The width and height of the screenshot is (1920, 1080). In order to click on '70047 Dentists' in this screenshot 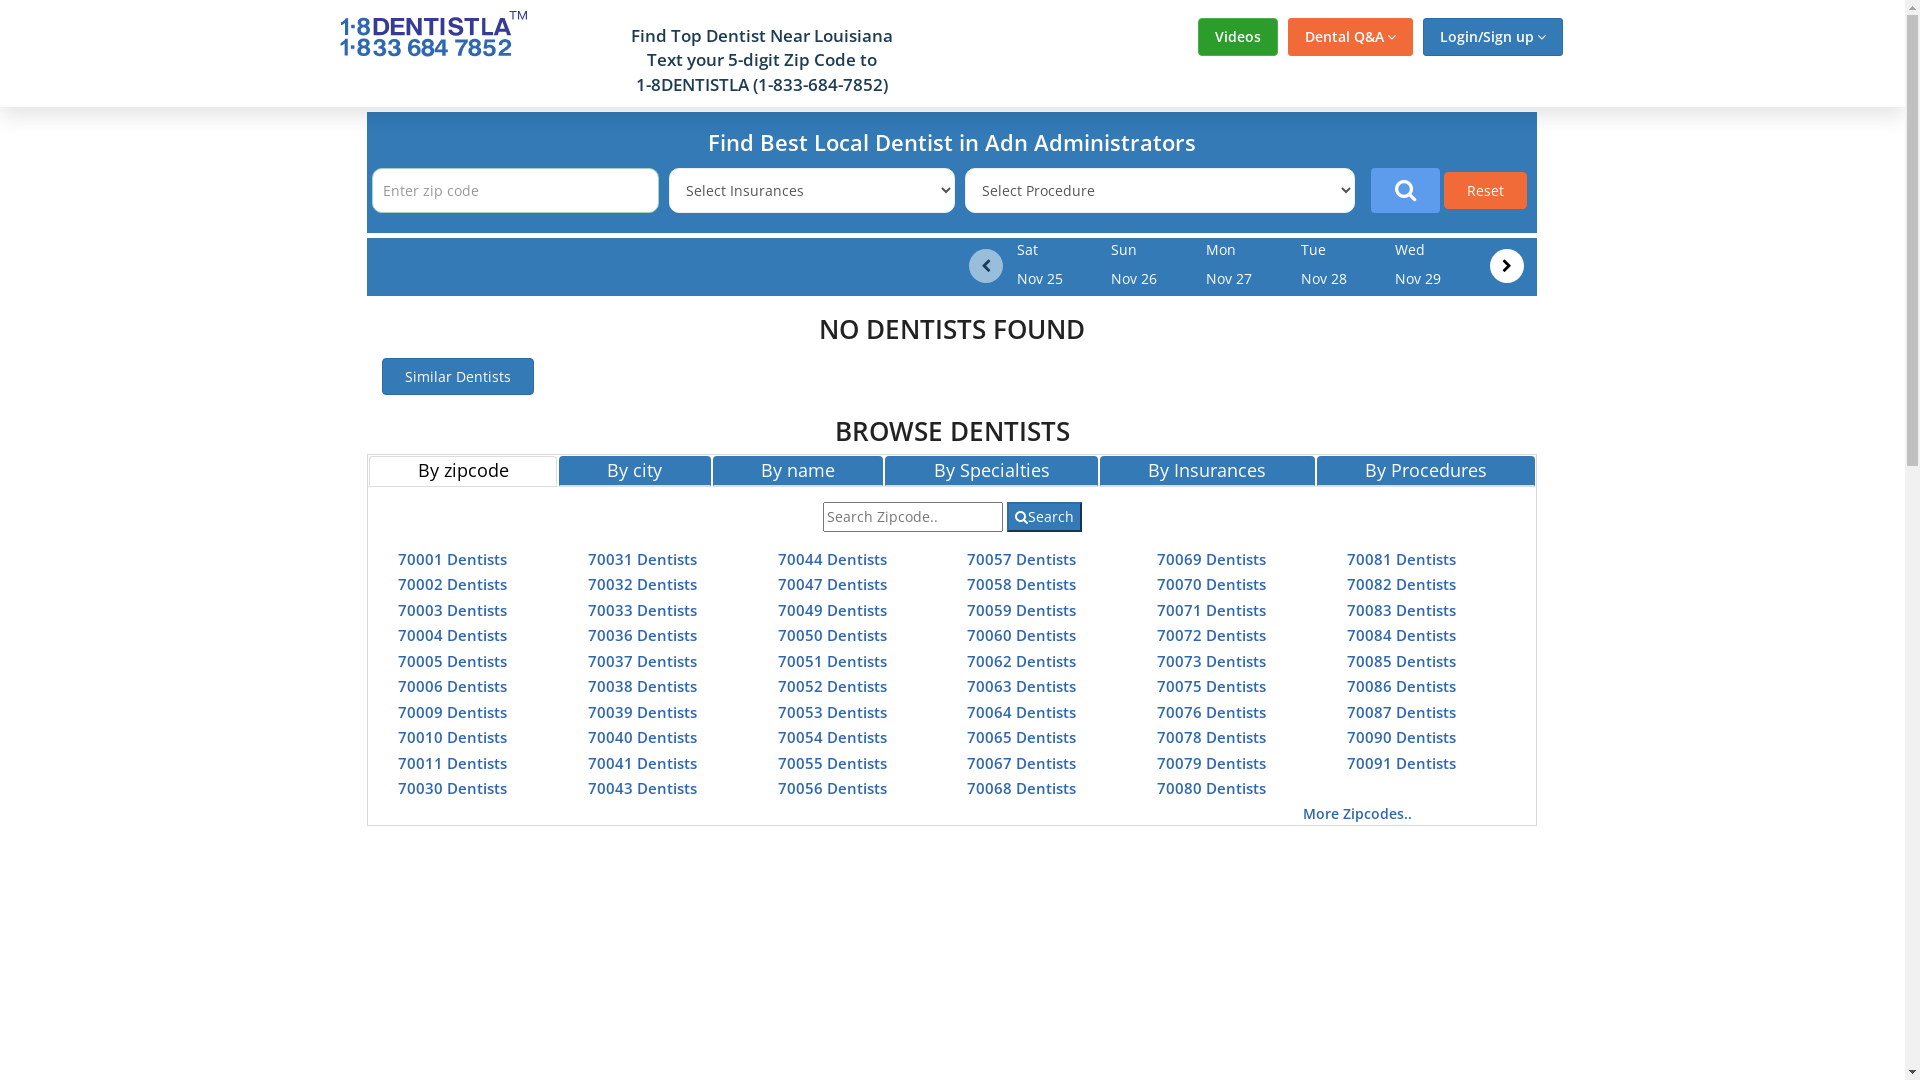, I will do `click(832, 583)`.